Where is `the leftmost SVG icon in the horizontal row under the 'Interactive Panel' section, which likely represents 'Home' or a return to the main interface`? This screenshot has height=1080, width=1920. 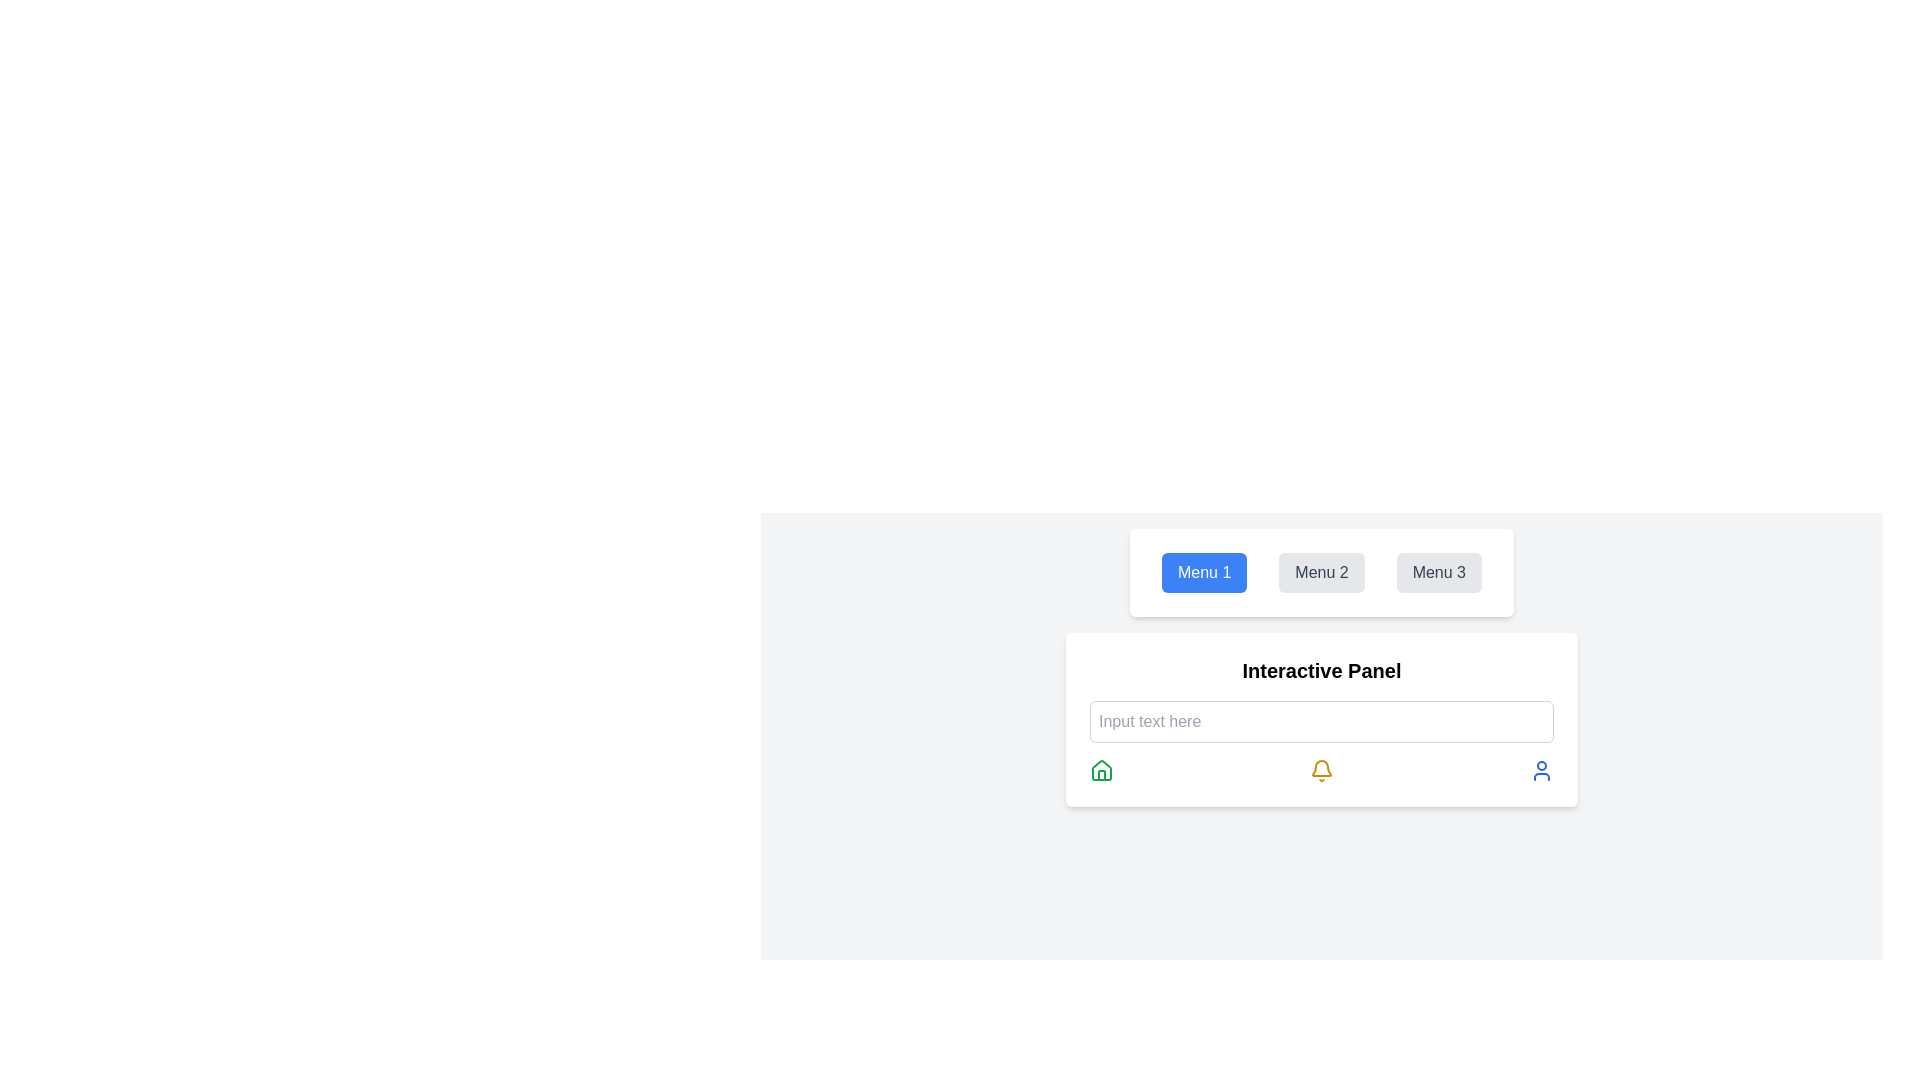 the leftmost SVG icon in the horizontal row under the 'Interactive Panel' section, which likely represents 'Home' or a return to the main interface is located at coordinates (1101, 770).